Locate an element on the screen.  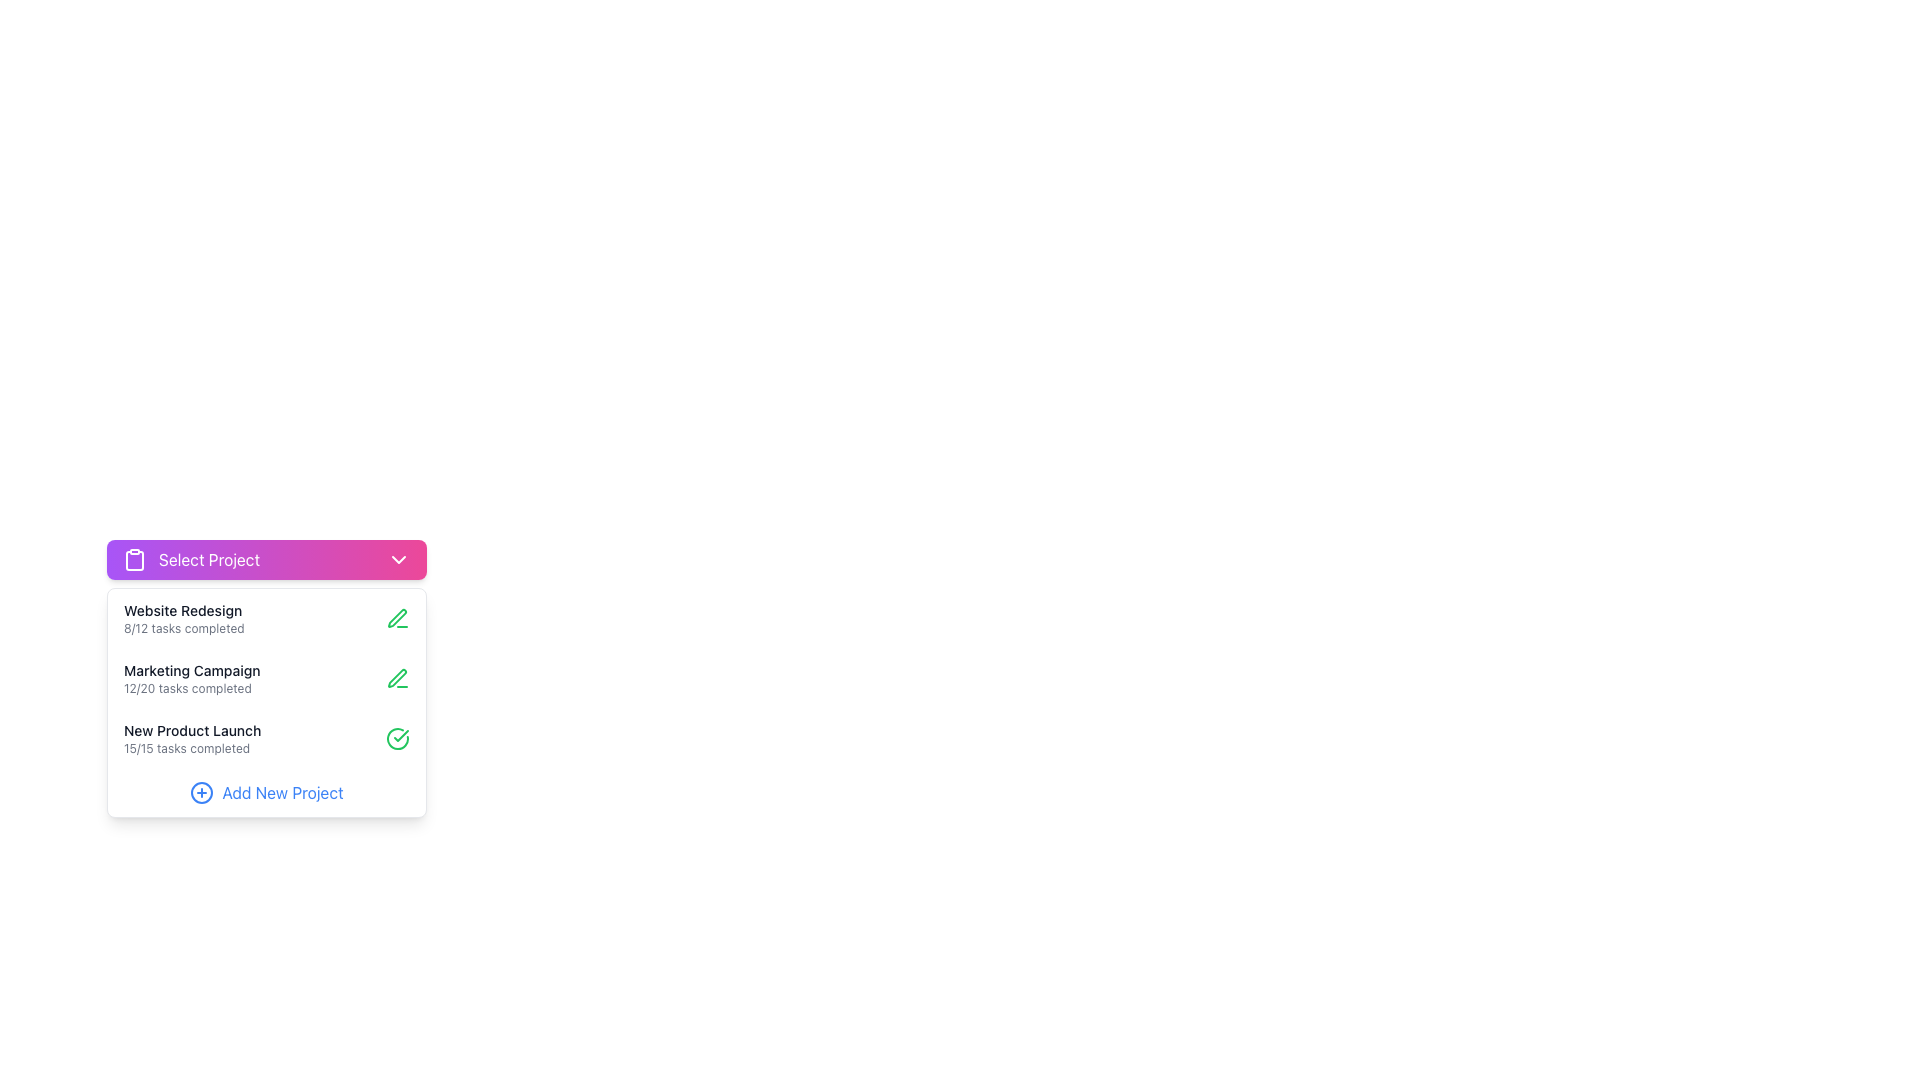
the second item in the dropdown list displaying 'Marketing Campaign 12/20 tasks completed' is located at coordinates (266, 701).